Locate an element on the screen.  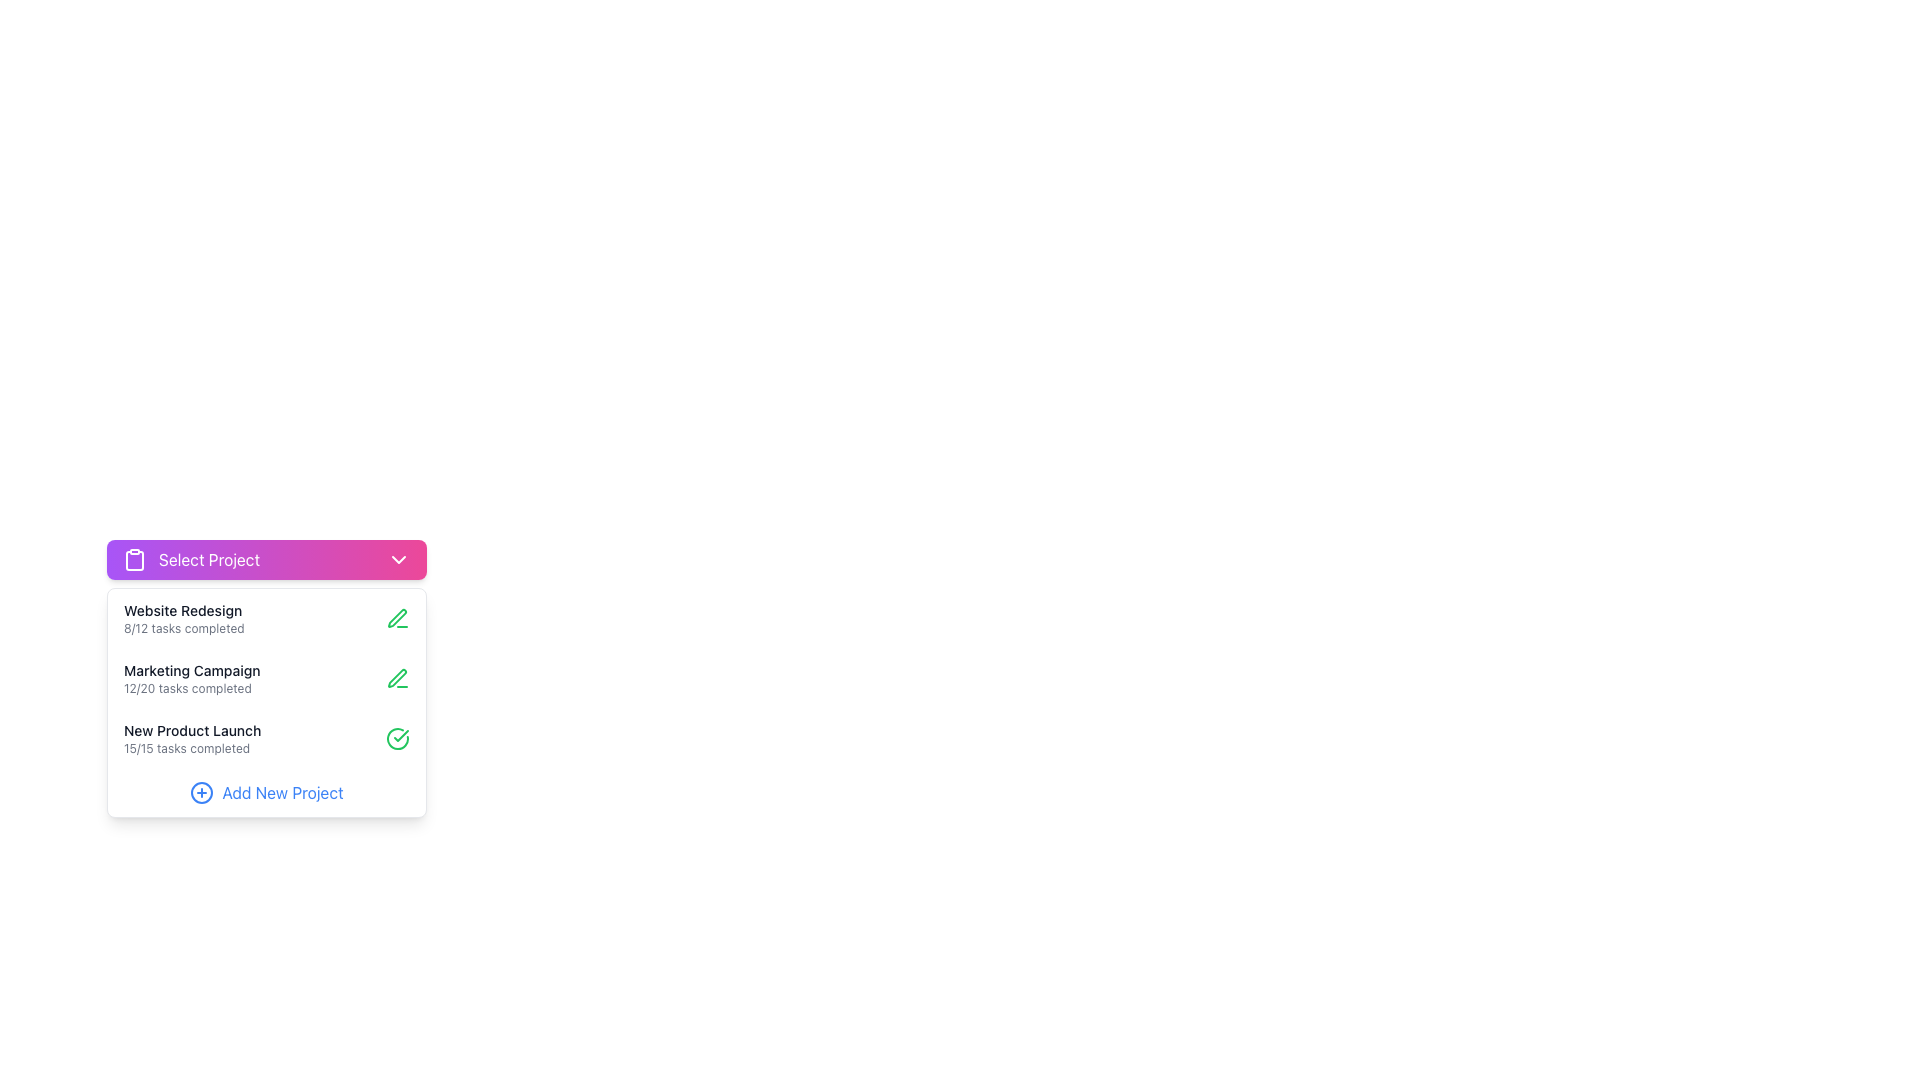
the second item in the dropdown list displaying 'Marketing Campaign 12/20 tasks completed' is located at coordinates (266, 701).